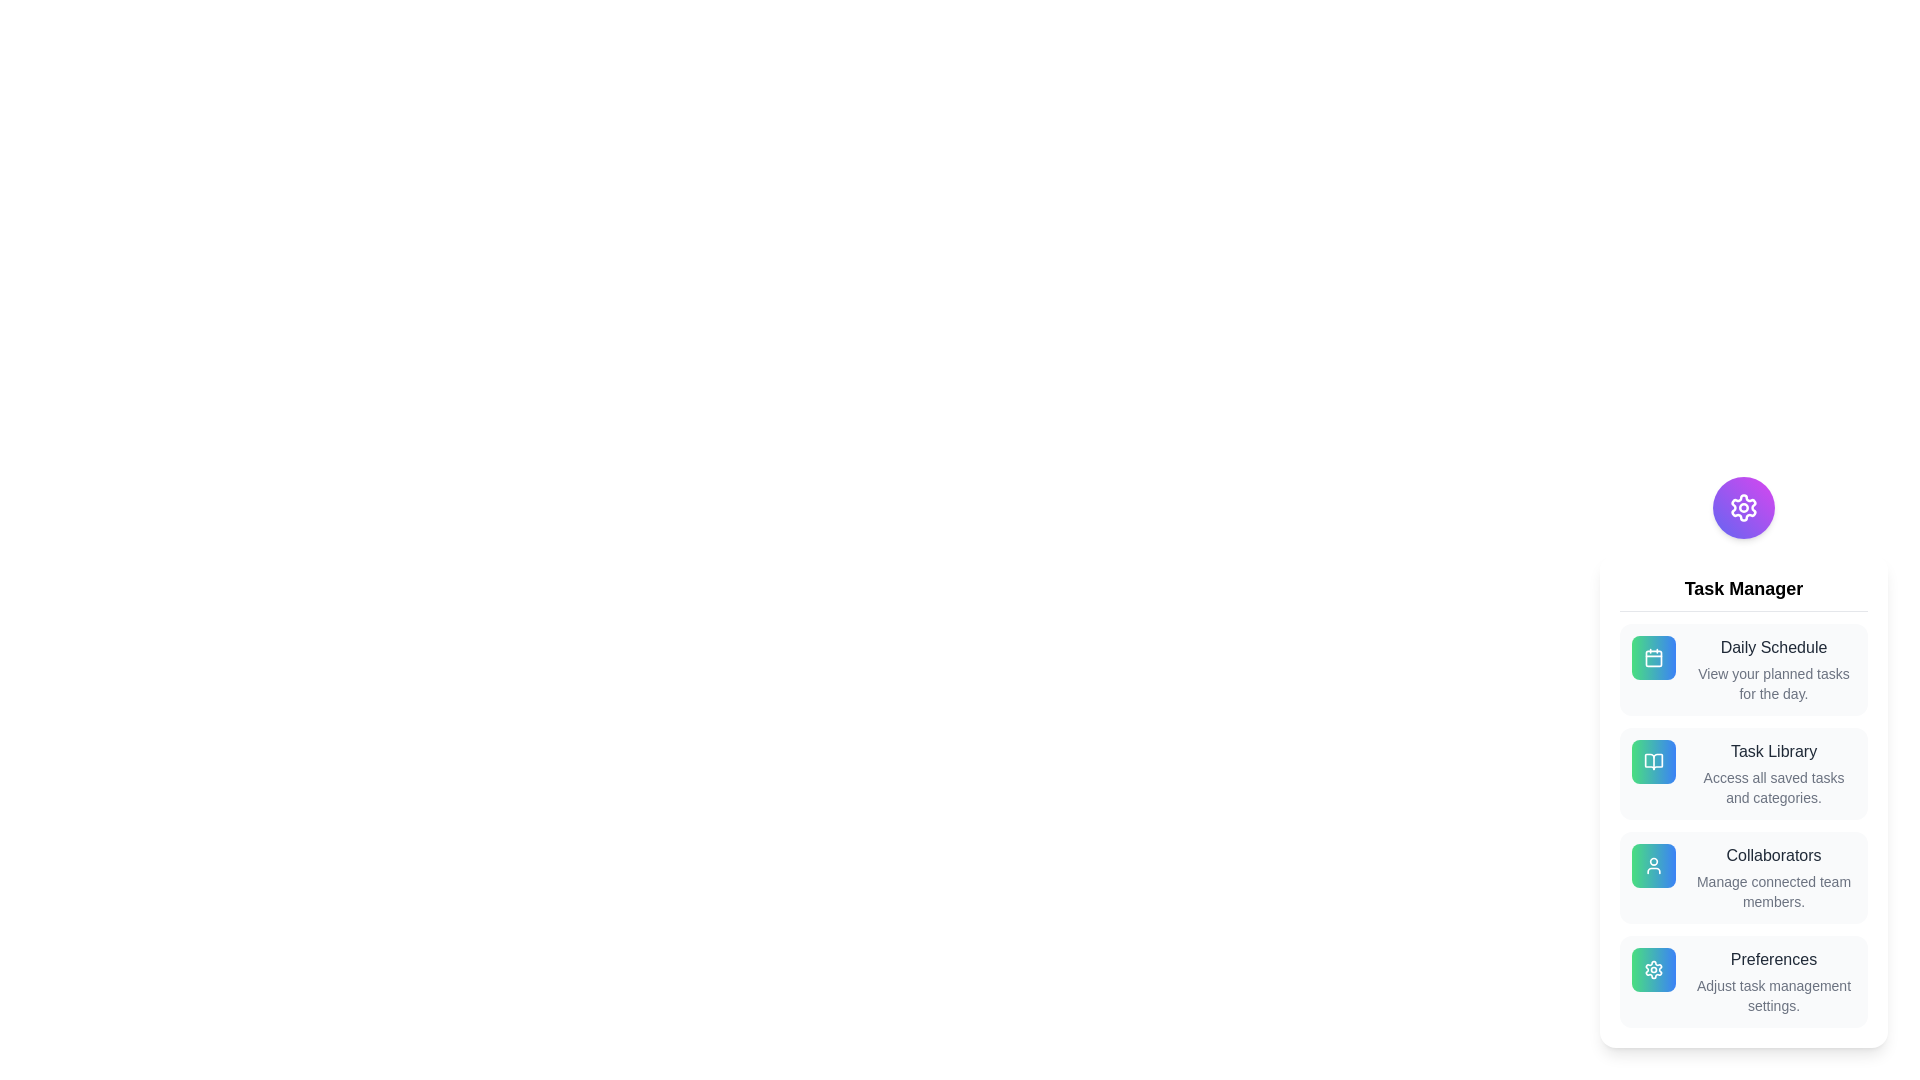 Image resolution: width=1920 pixels, height=1080 pixels. I want to click on the 'Preferences' option in the menu to adjust task management settings, so click(1742, 981).